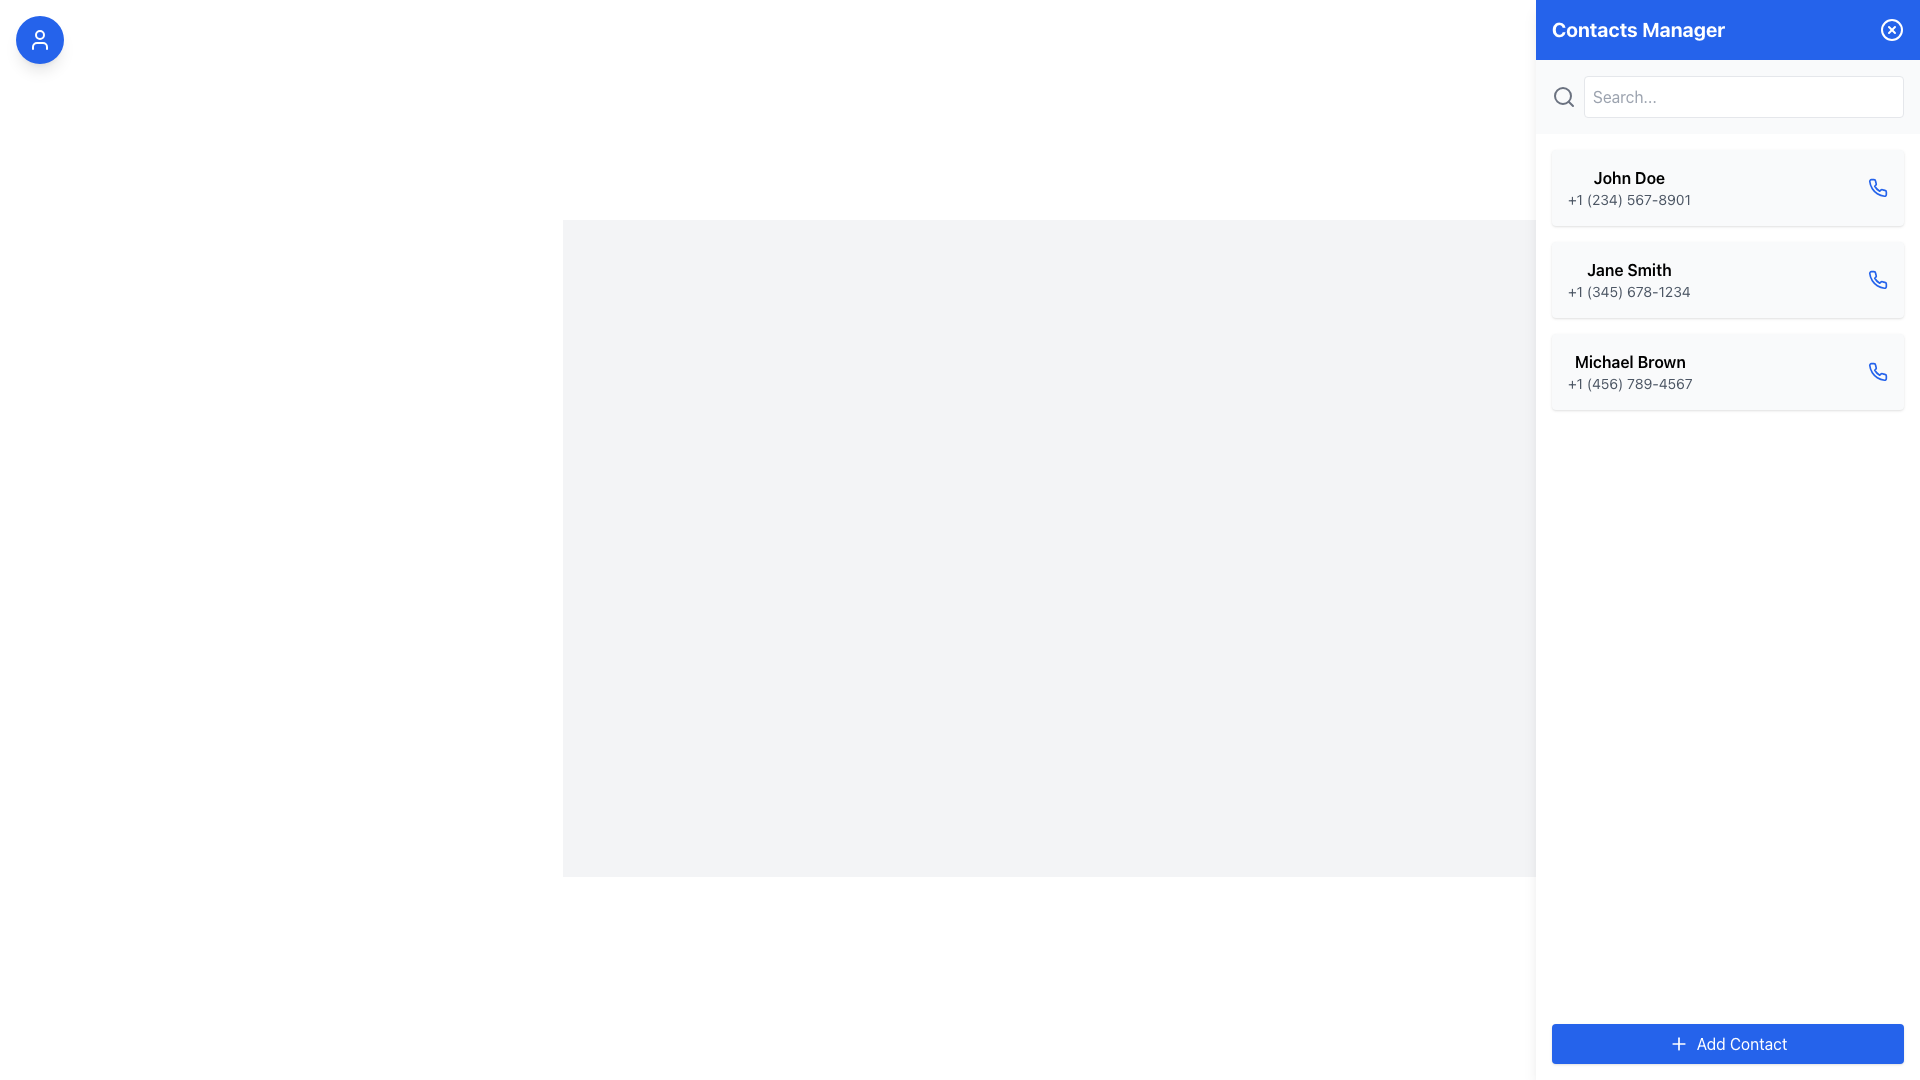 The width and height of the screenshot is (1920, 1080). Describe the element at coordinates (1727, 280) in the screenshot. I see `the contact card displaying 'Jane Smith' with the phone number '+1 (345) 678-1234' located in the sidebar` at that location.